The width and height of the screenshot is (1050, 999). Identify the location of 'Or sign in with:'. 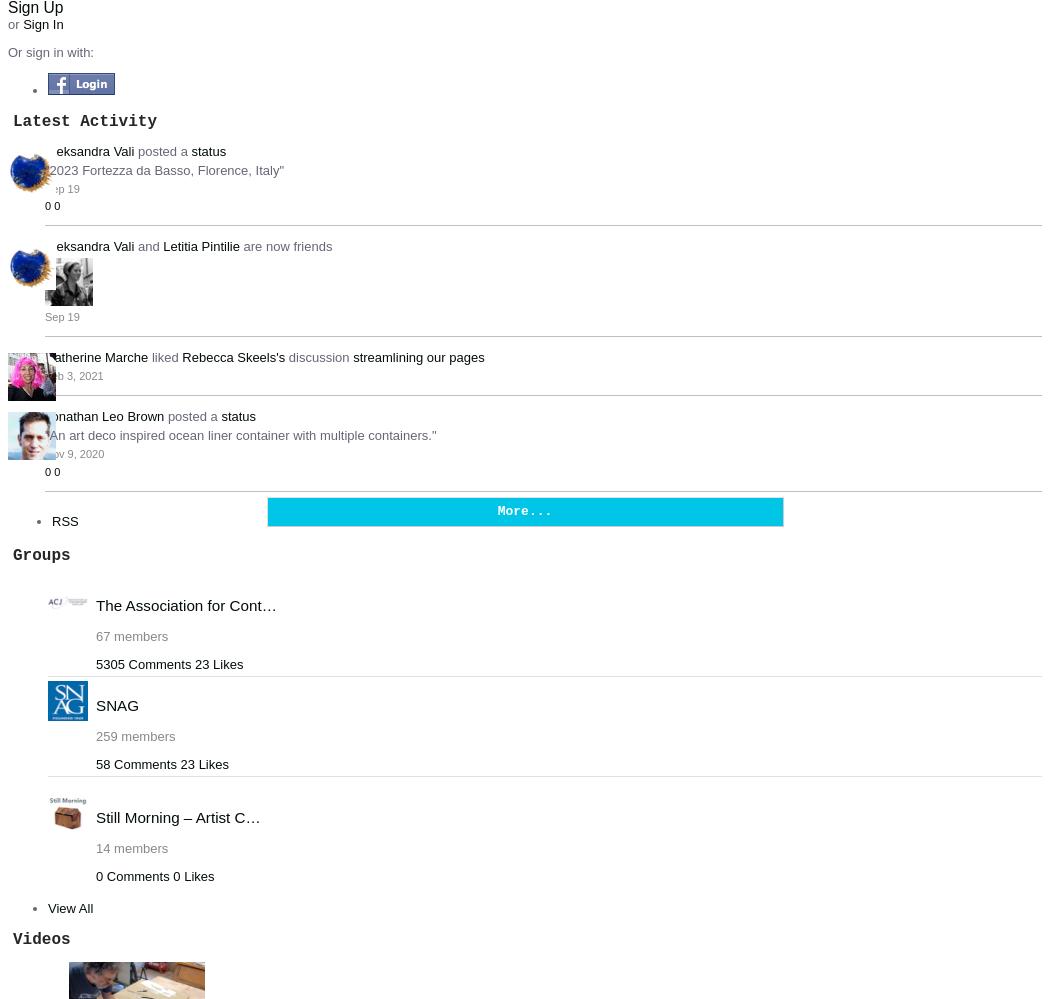
(49, 51).